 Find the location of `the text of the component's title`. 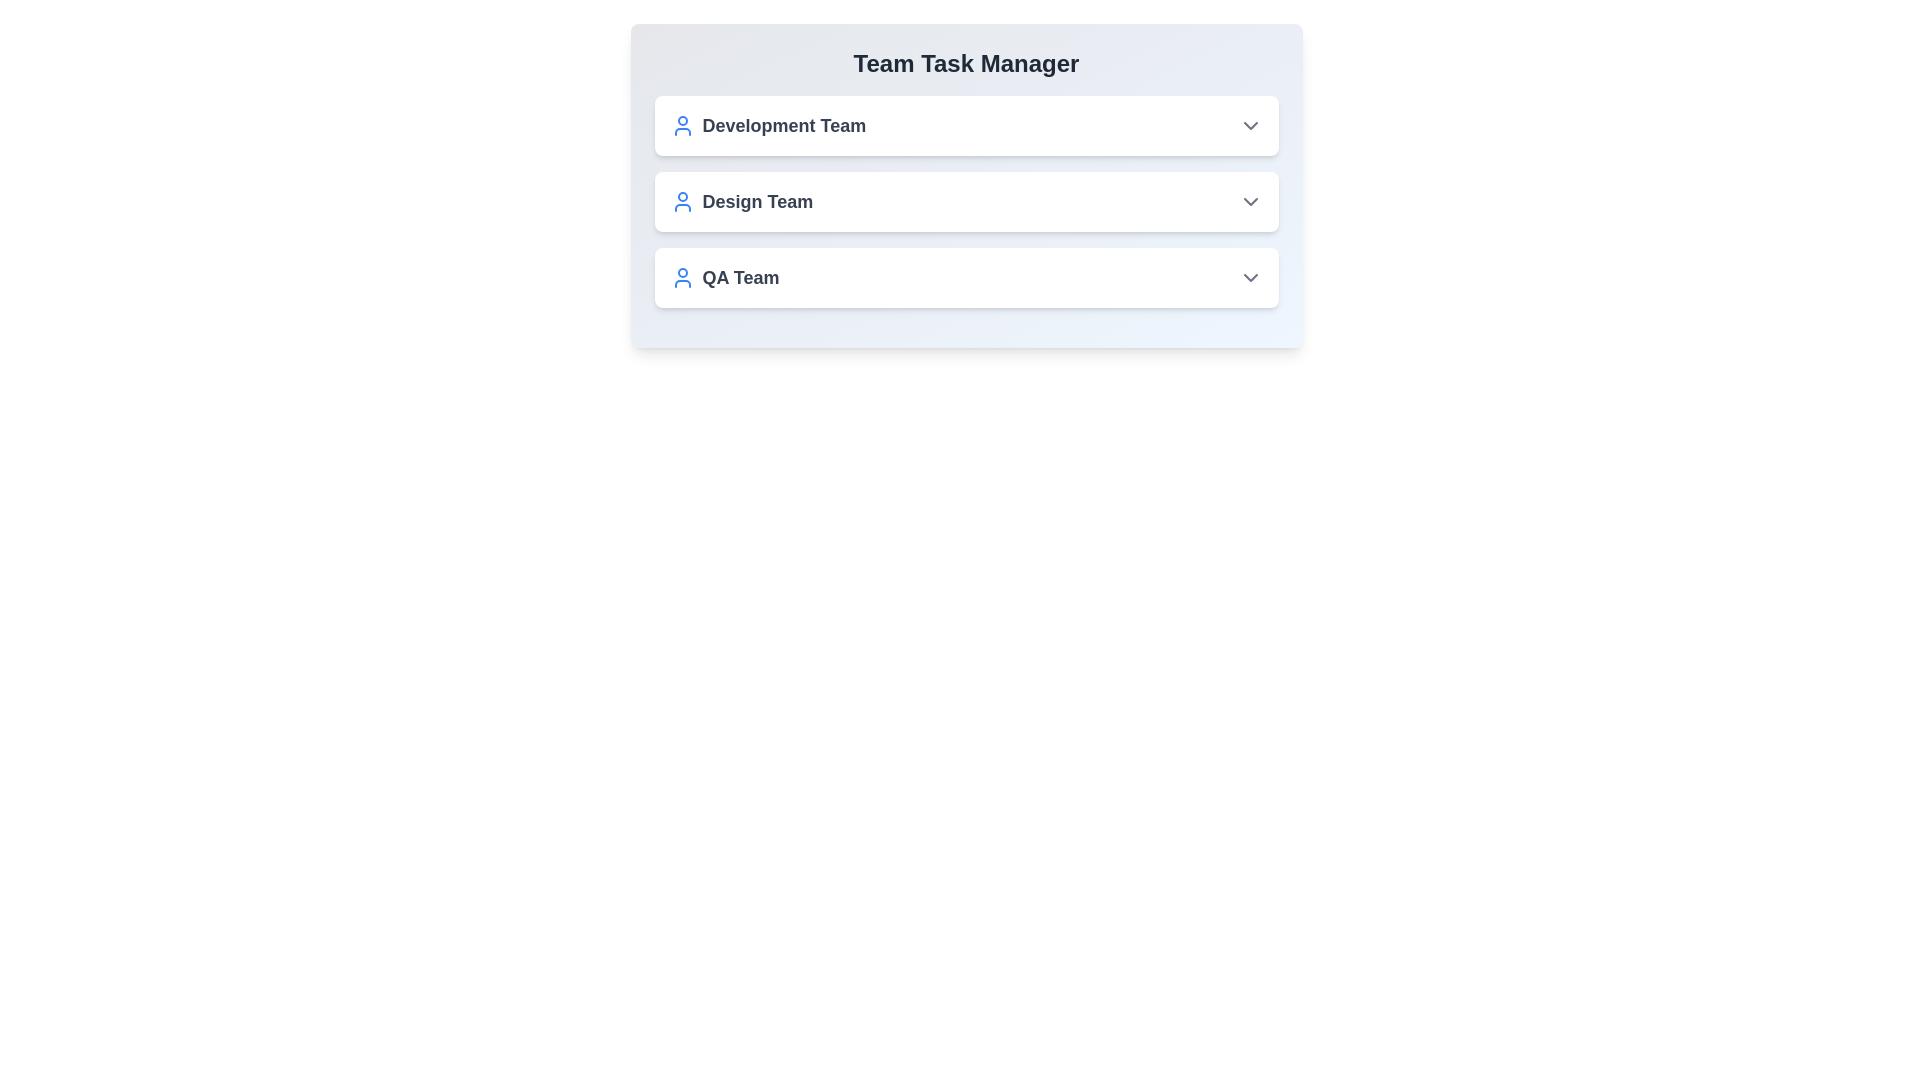

the text of the component's title is located at coordinates (966, 63).